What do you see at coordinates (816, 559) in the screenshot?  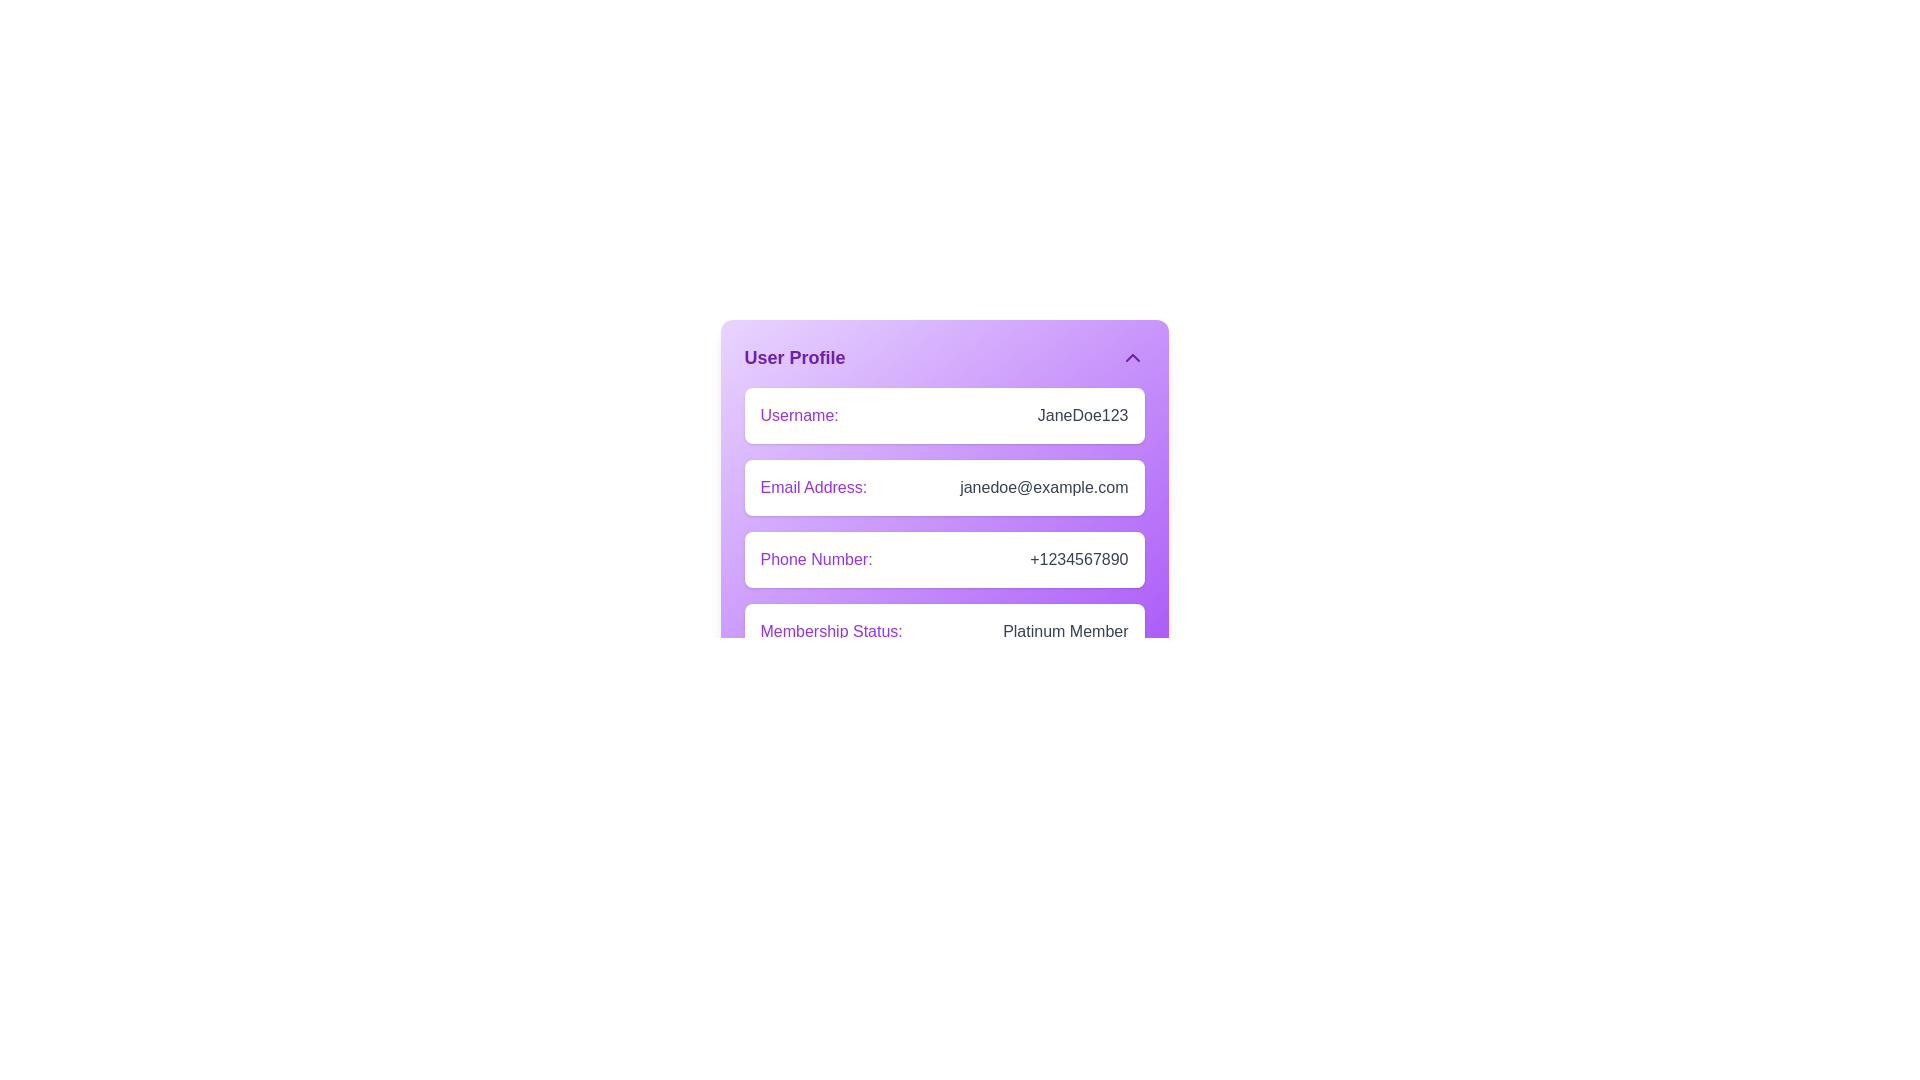 I see `text from the Text Label that indicates the phone number field within the user profile display, located in the left column of the profile list` at bounding box center [816, 559].